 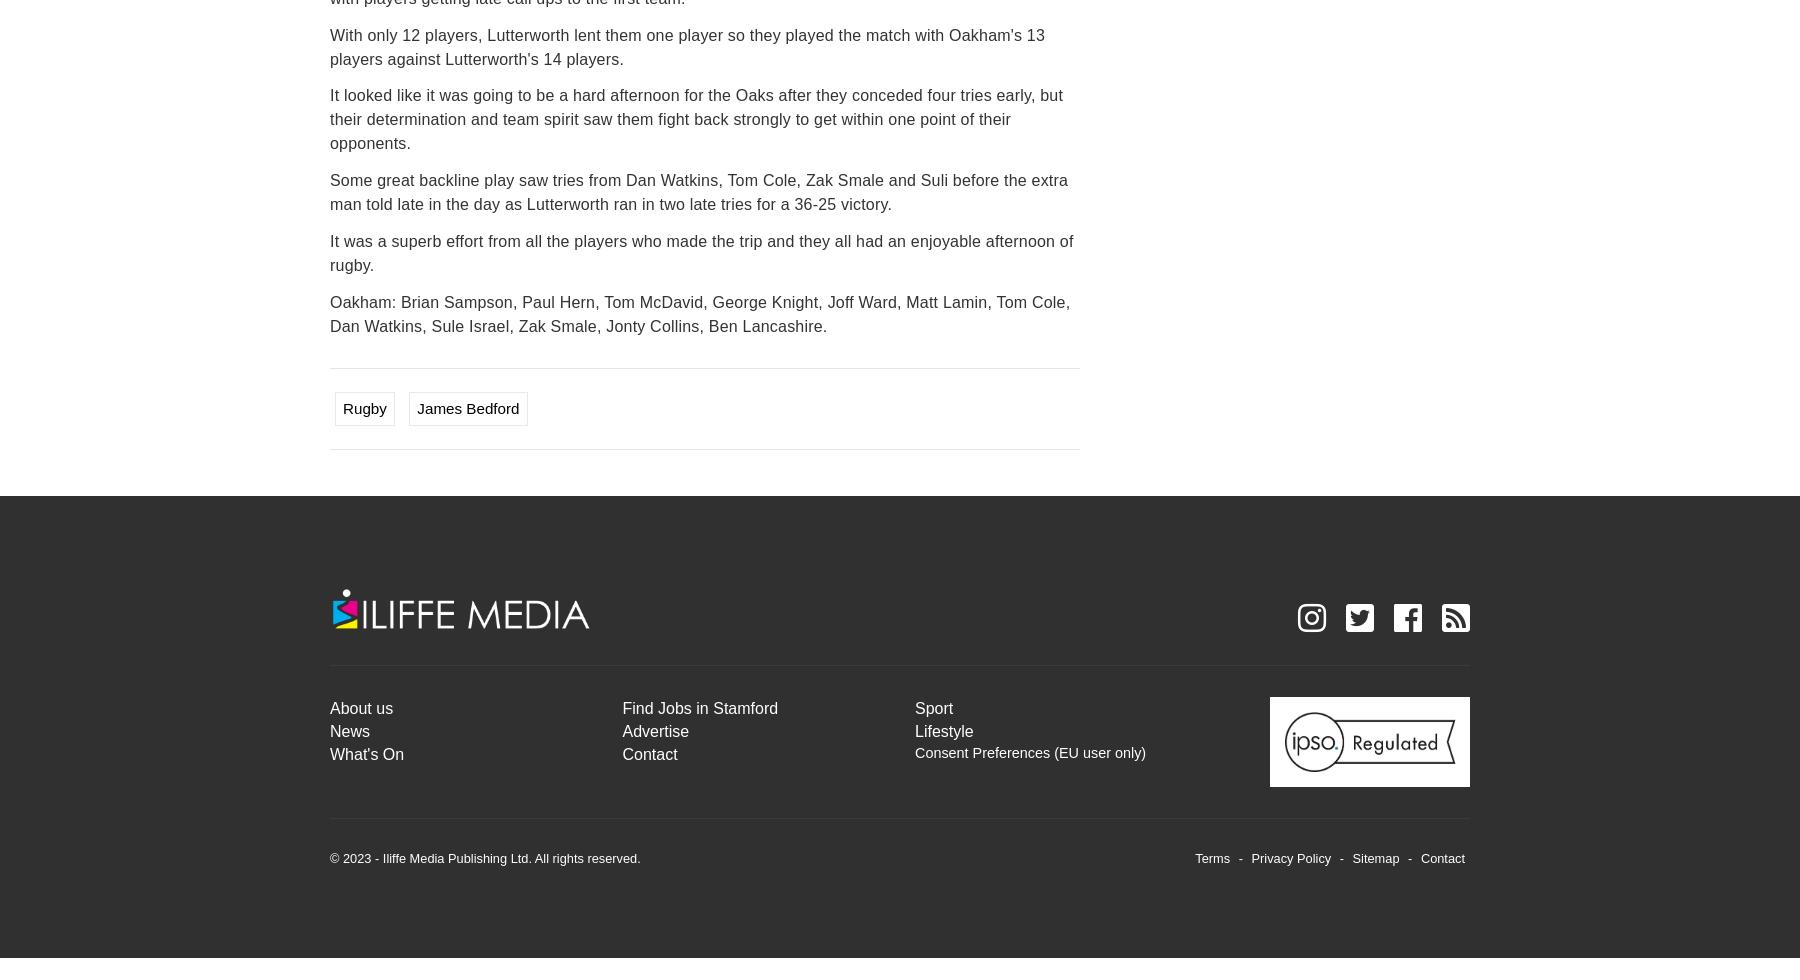 What do you see at coordinates (1290, 857) in the screenshot?
I see `'Privacy Policy'` at bounding box center [1290, 857].